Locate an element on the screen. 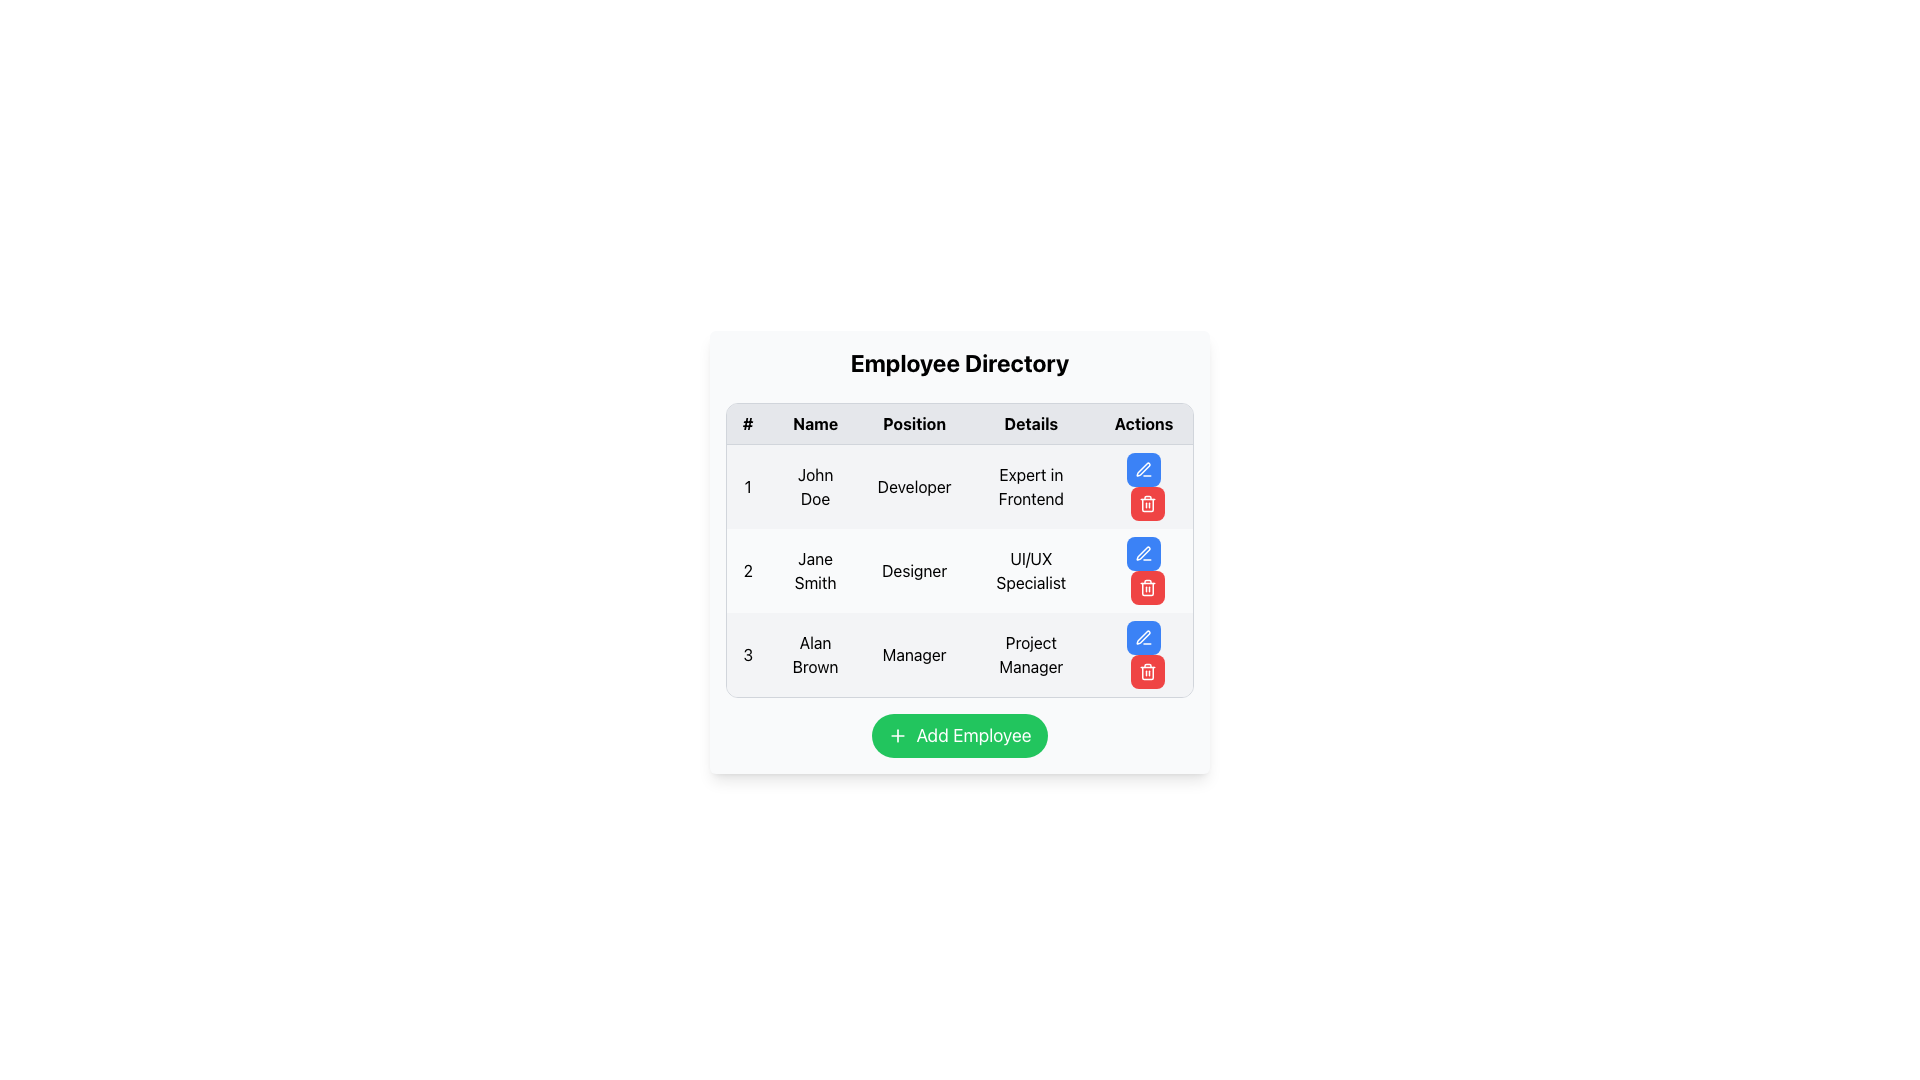 Image resolution: width=1920 pixels, height=1080 pixels. the edit button in the third row of the Actions column of the table, which has a pen icon indicating editing functionality is located at coordinates (1144, 637).